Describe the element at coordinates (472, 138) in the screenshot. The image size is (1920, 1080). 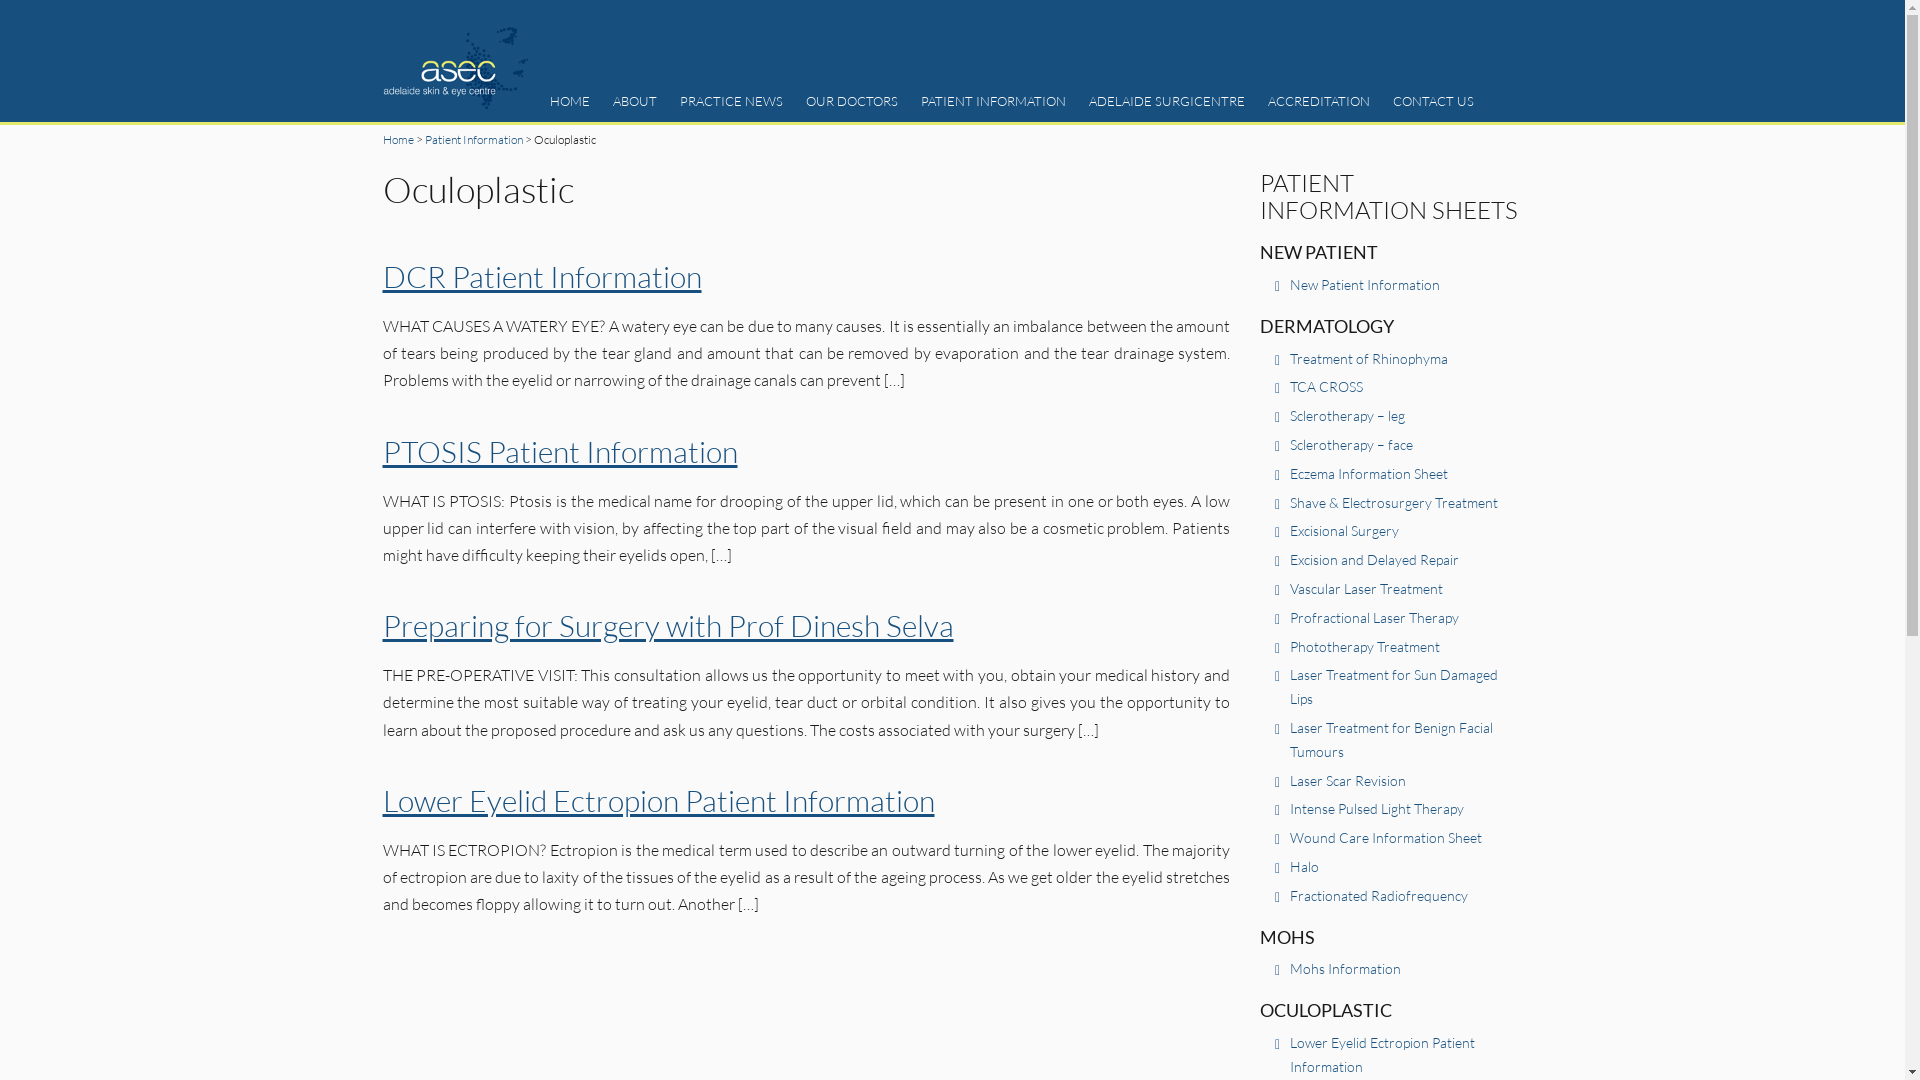
I see `'Patient Information'` at that location.